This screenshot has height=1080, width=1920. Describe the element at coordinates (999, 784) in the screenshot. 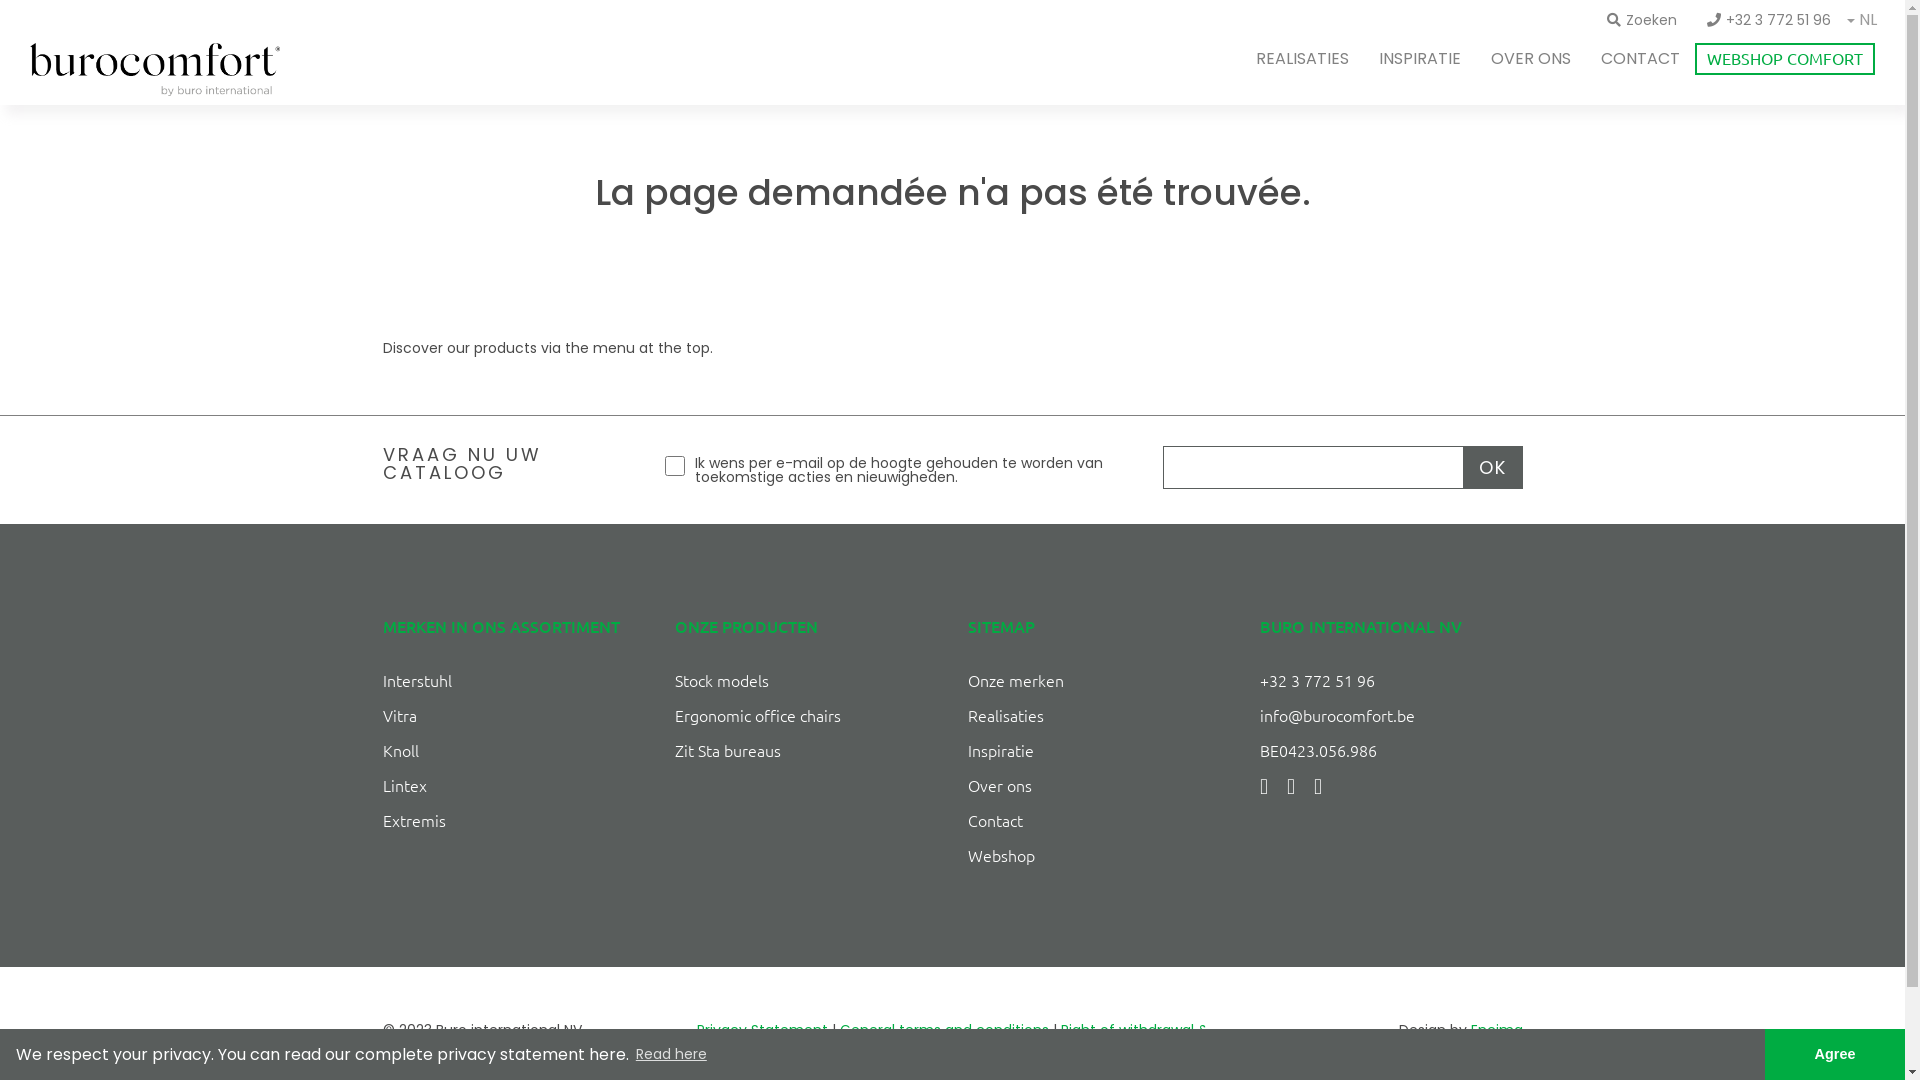

I see `'Over ons'` at that location.